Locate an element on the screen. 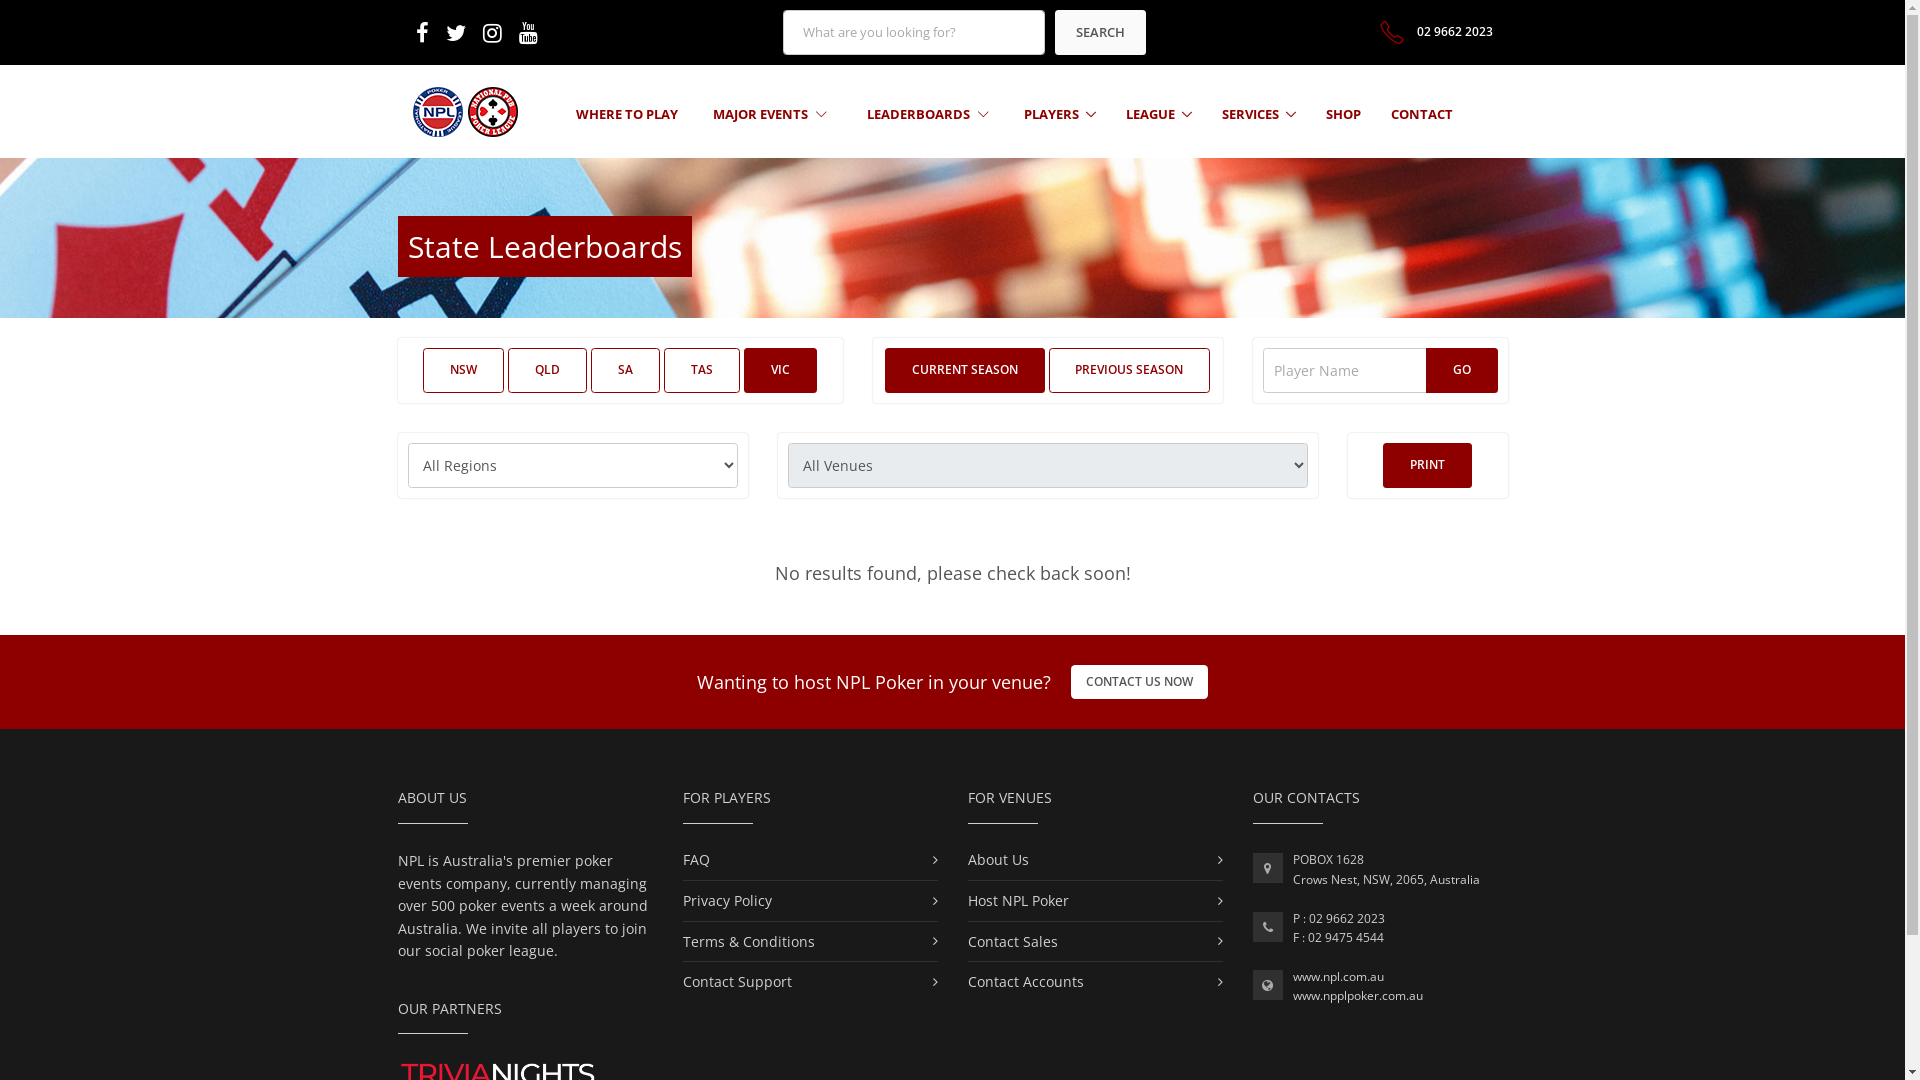 Image resolution: width=1920 pixels, height=1080 pixels. 'QLD' is located at coordinates (547, 370).